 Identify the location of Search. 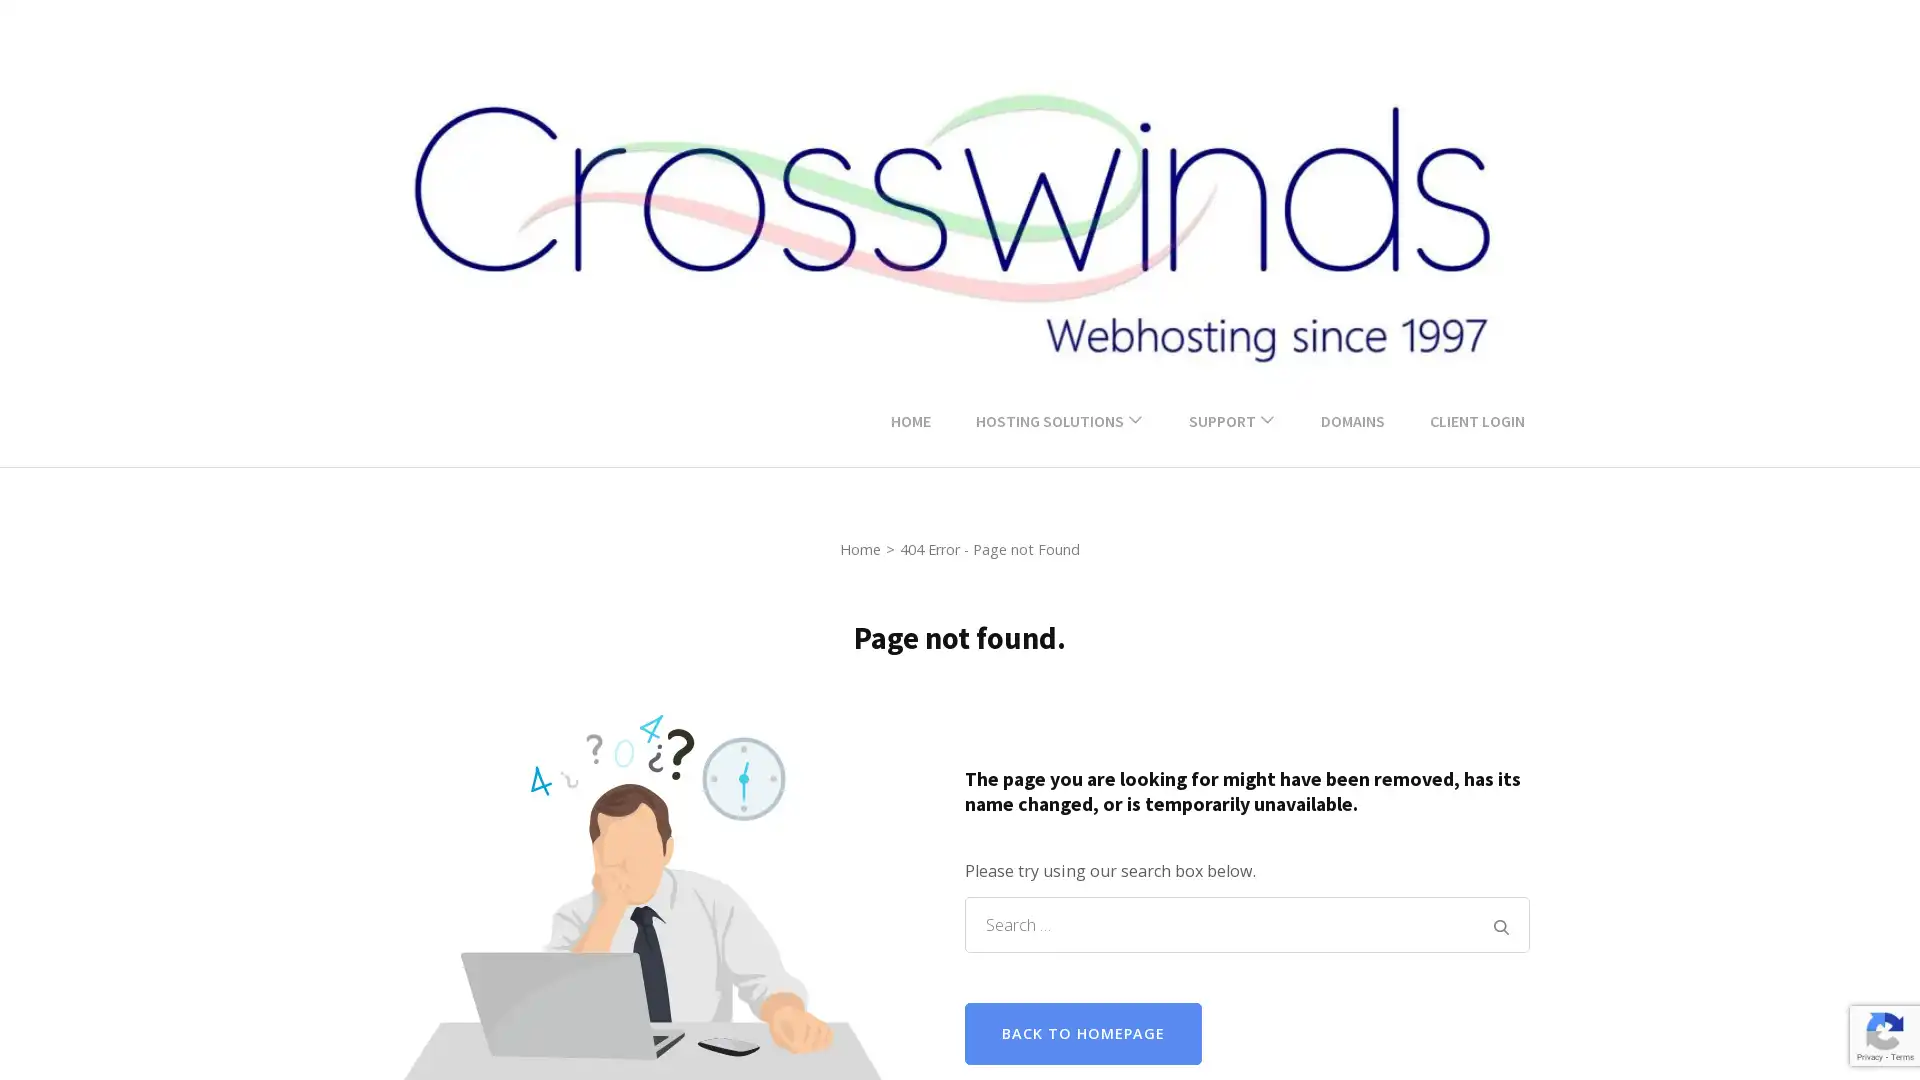
(1501, 926).